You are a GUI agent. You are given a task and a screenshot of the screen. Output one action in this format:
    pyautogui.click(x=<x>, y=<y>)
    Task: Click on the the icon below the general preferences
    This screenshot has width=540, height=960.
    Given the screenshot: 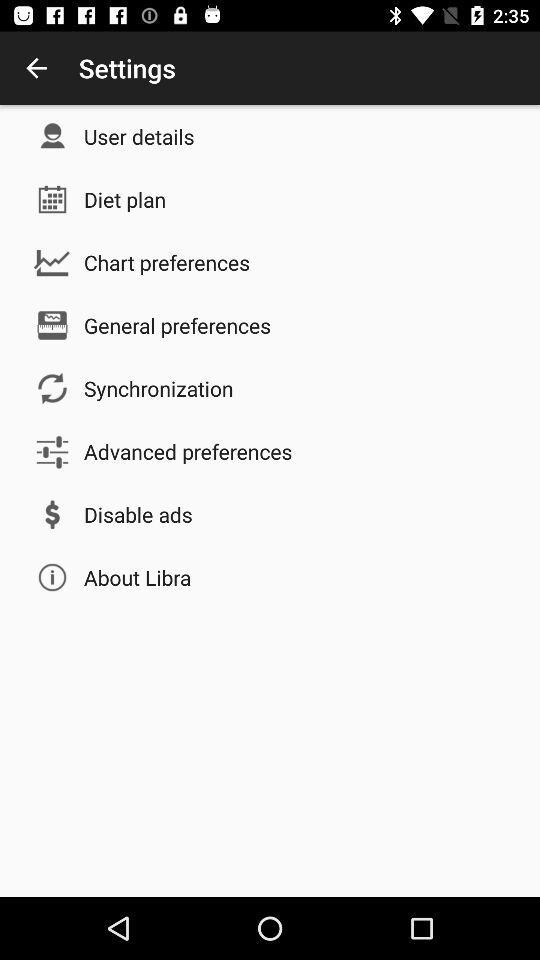 What is the action you would take?
    pyautogui.click(x=157, y=387)
    